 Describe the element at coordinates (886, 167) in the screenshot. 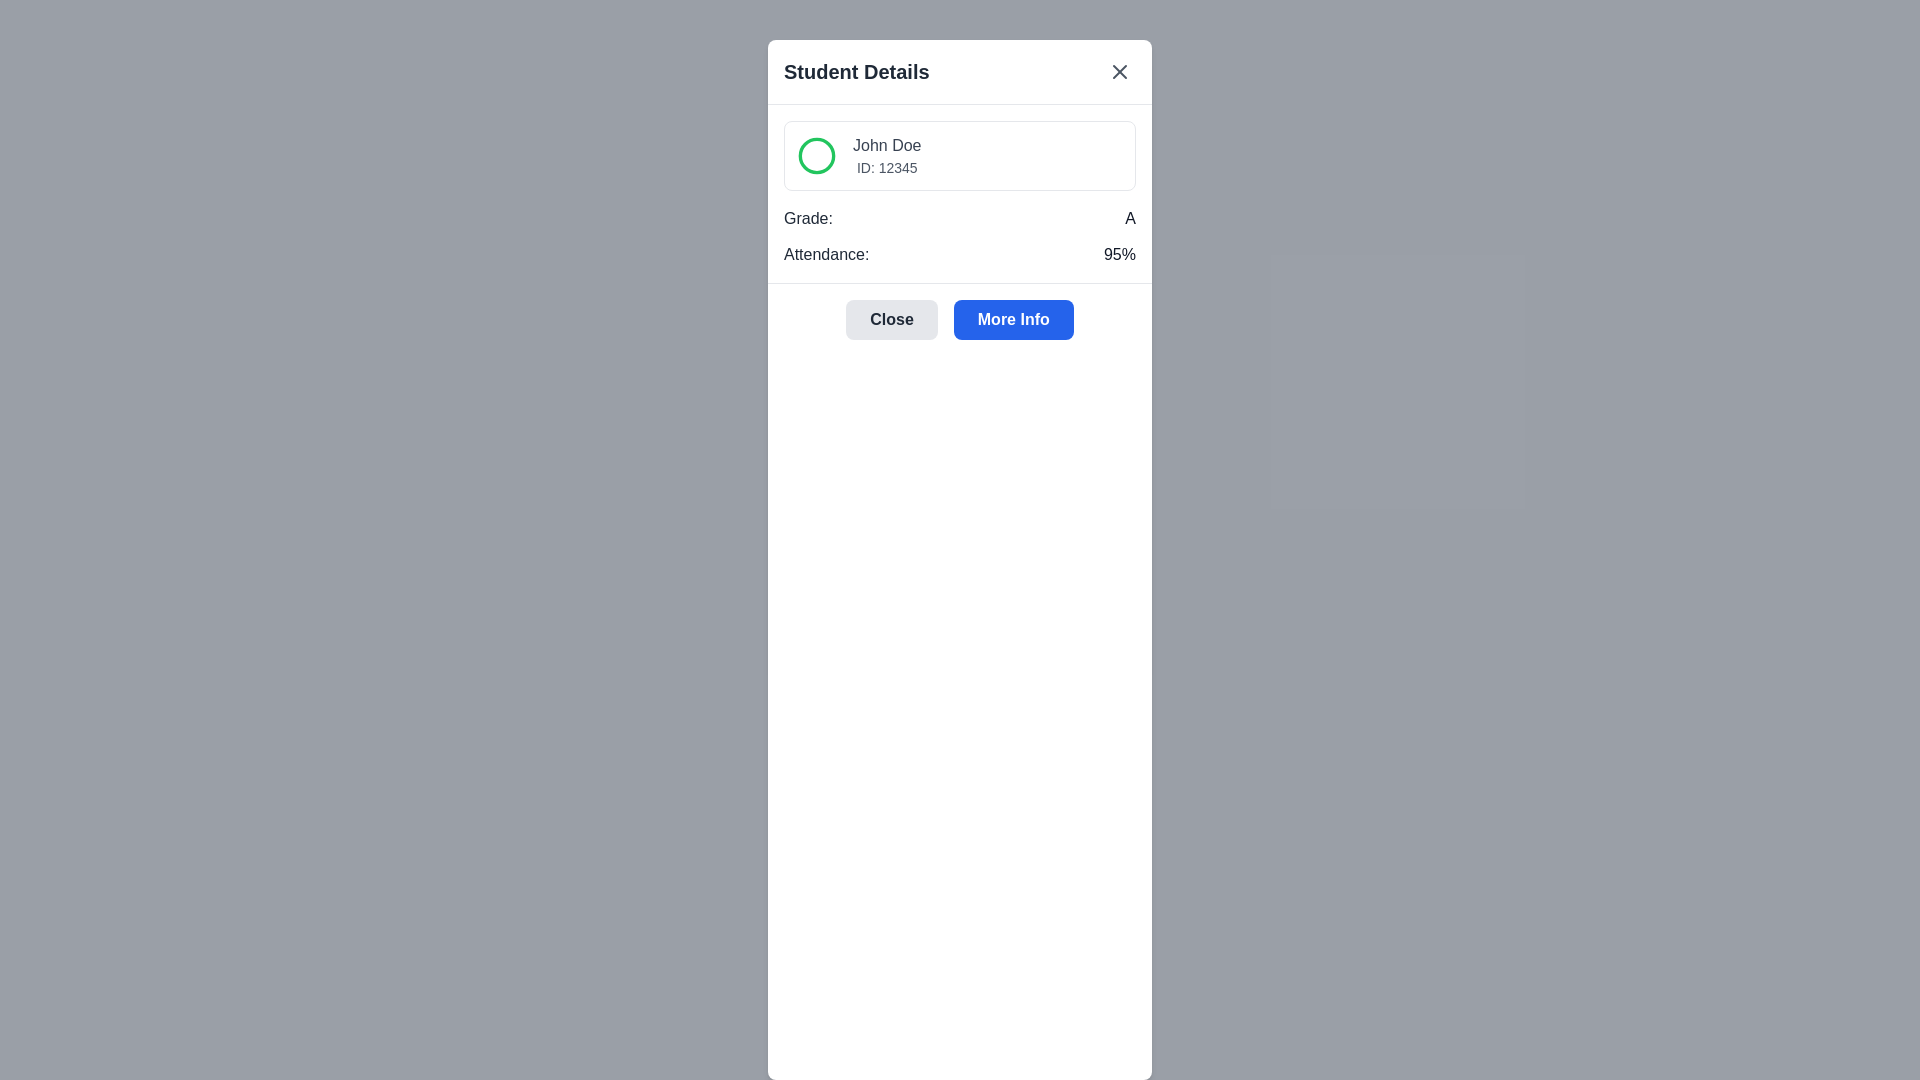

I see `the static text label displaying the unique ID '12345', located below the name 'John Doe' in the 'Student Details' card layout` at that location.